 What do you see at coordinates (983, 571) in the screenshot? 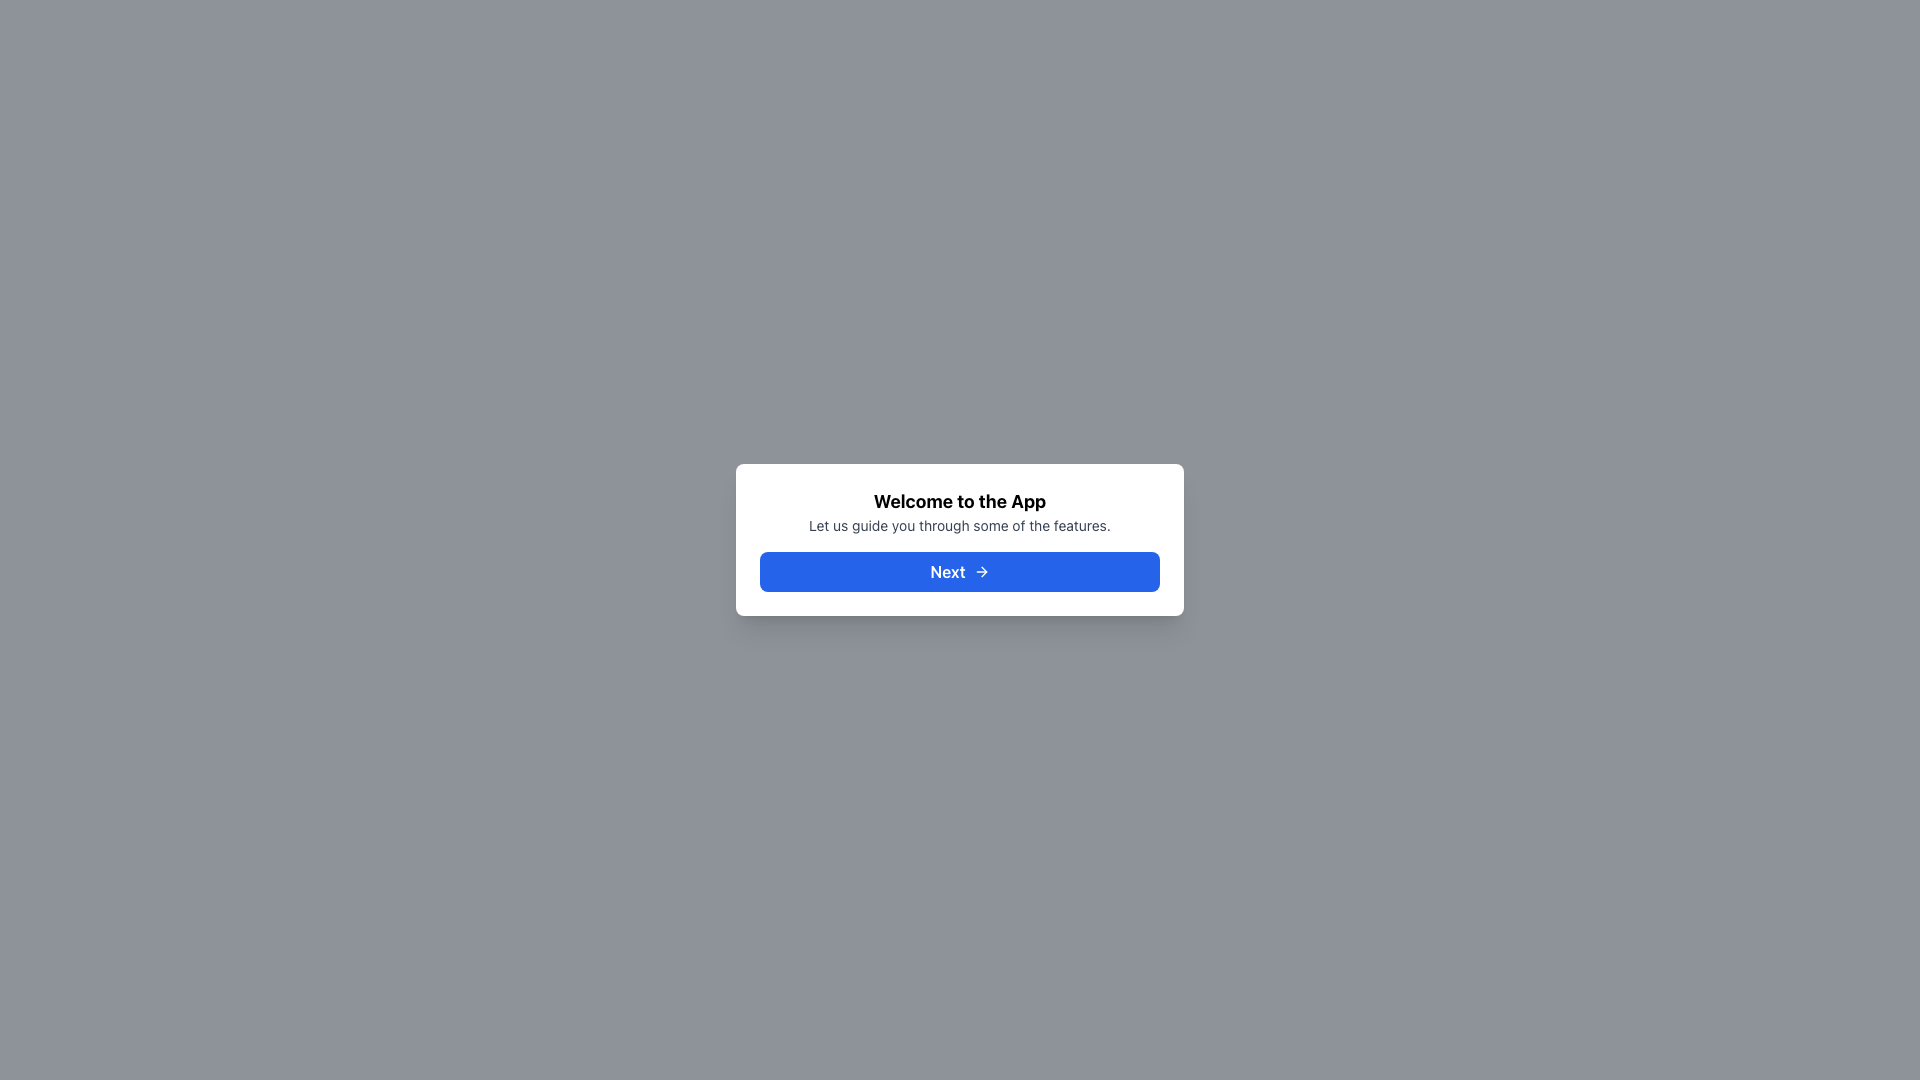
I see `the direction icon that indicates the action of the 'Next' button` at bounding box center [983, 571].